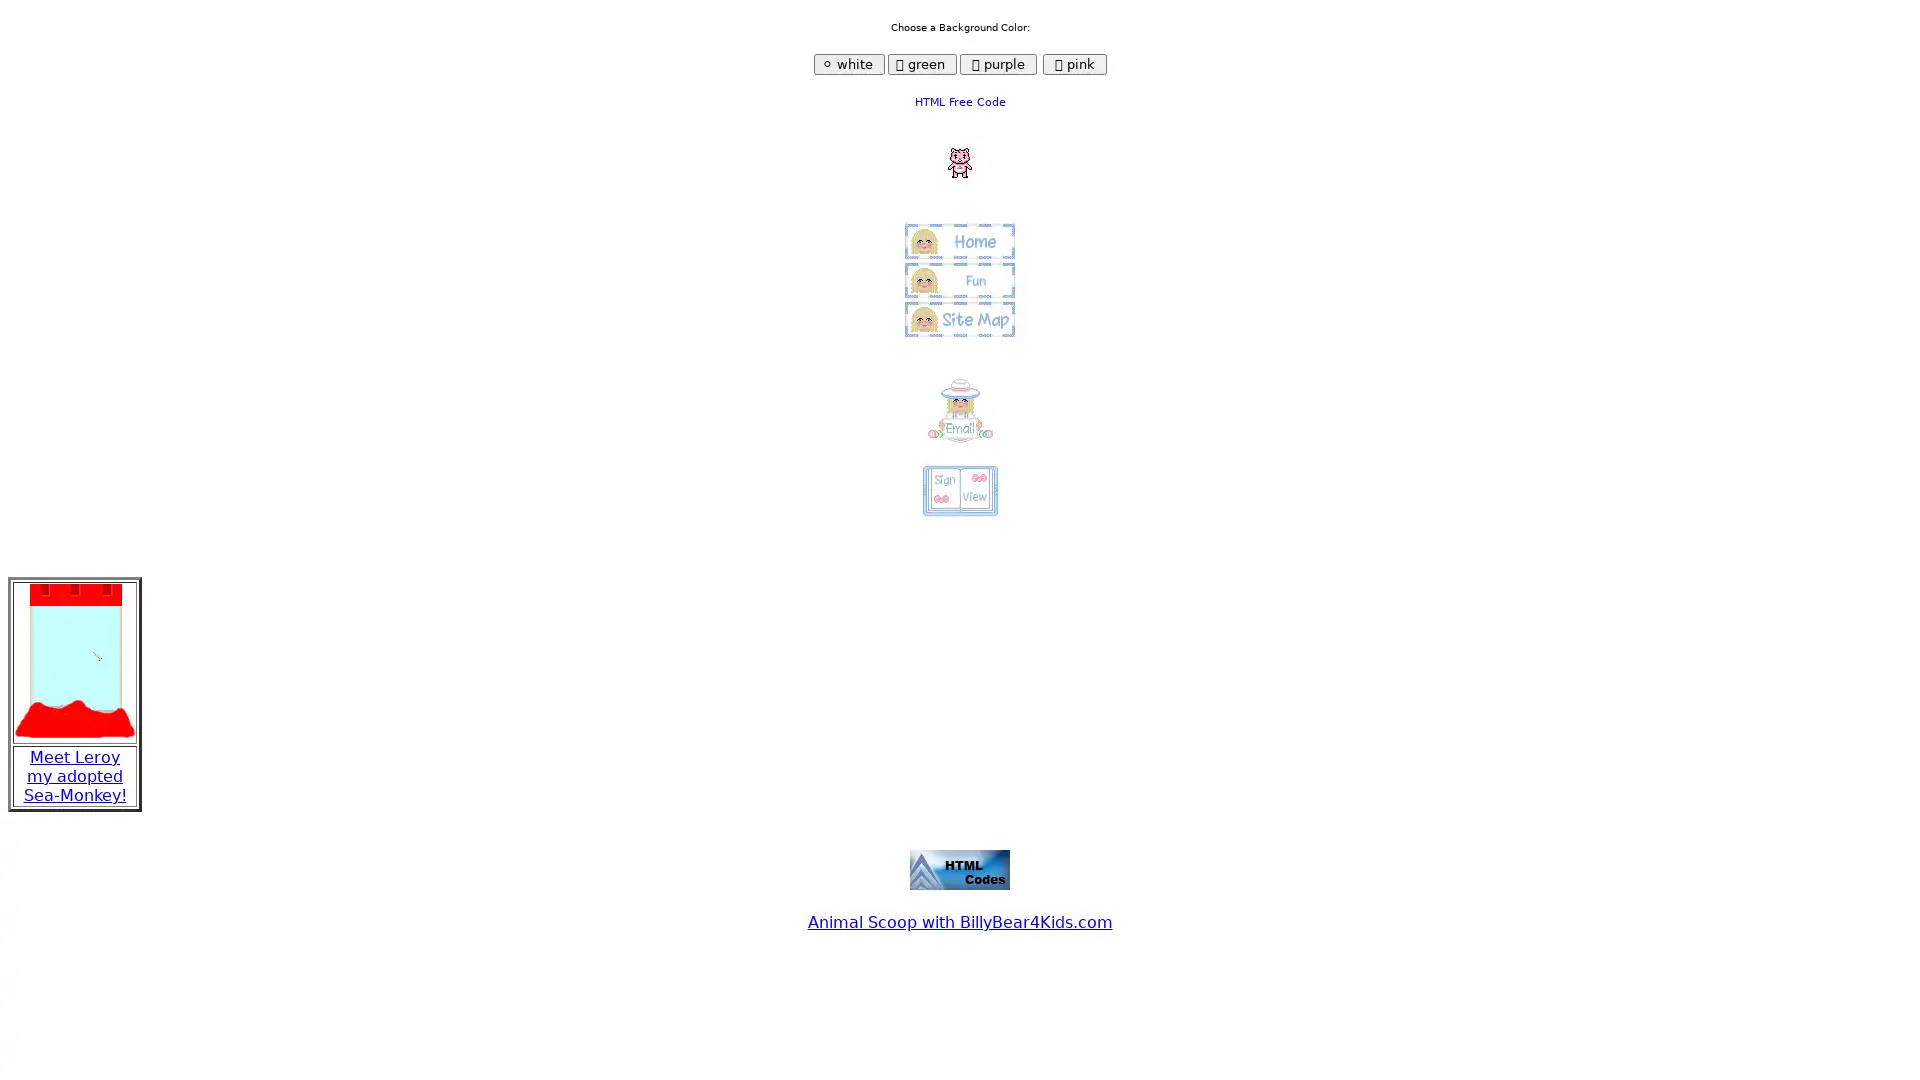 The height and width of the screenshot is (1080, 1920). What do you see at coordinates (1073, 63) in the screenshot?
I see `pink` at bounding box center [1073, 63].